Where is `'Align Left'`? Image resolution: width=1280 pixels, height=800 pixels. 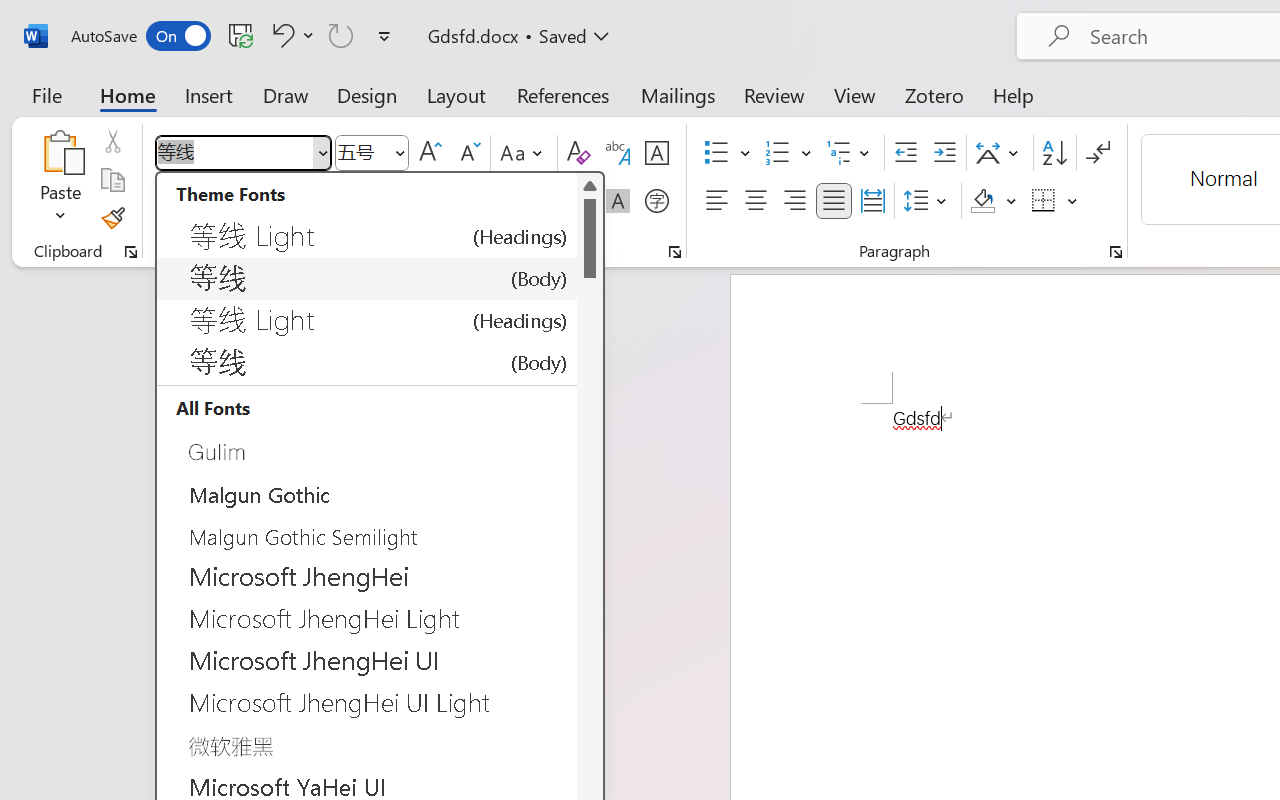
'Align Left' is located at coordinates (716, 201).